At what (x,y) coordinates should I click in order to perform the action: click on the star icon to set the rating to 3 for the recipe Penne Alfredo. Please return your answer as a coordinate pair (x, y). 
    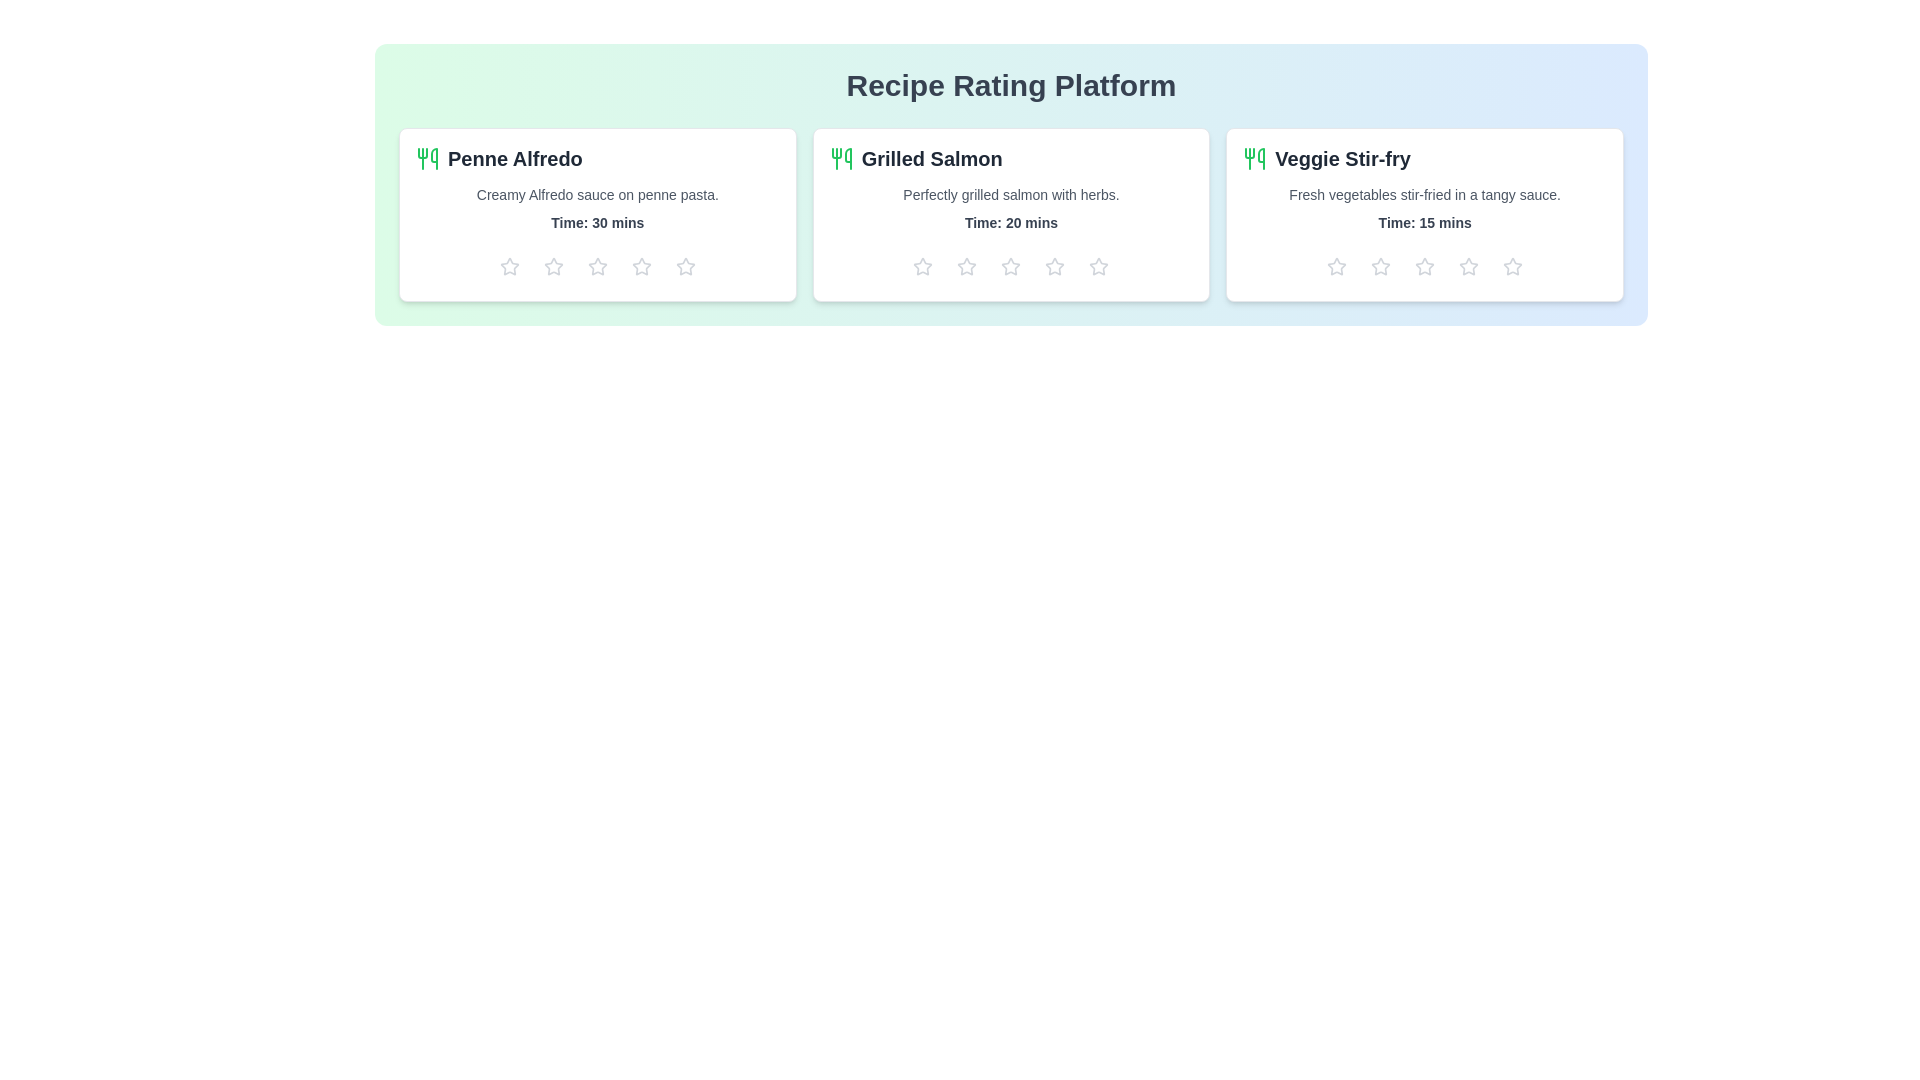
    Looking at the image, I should click on (596, 265).